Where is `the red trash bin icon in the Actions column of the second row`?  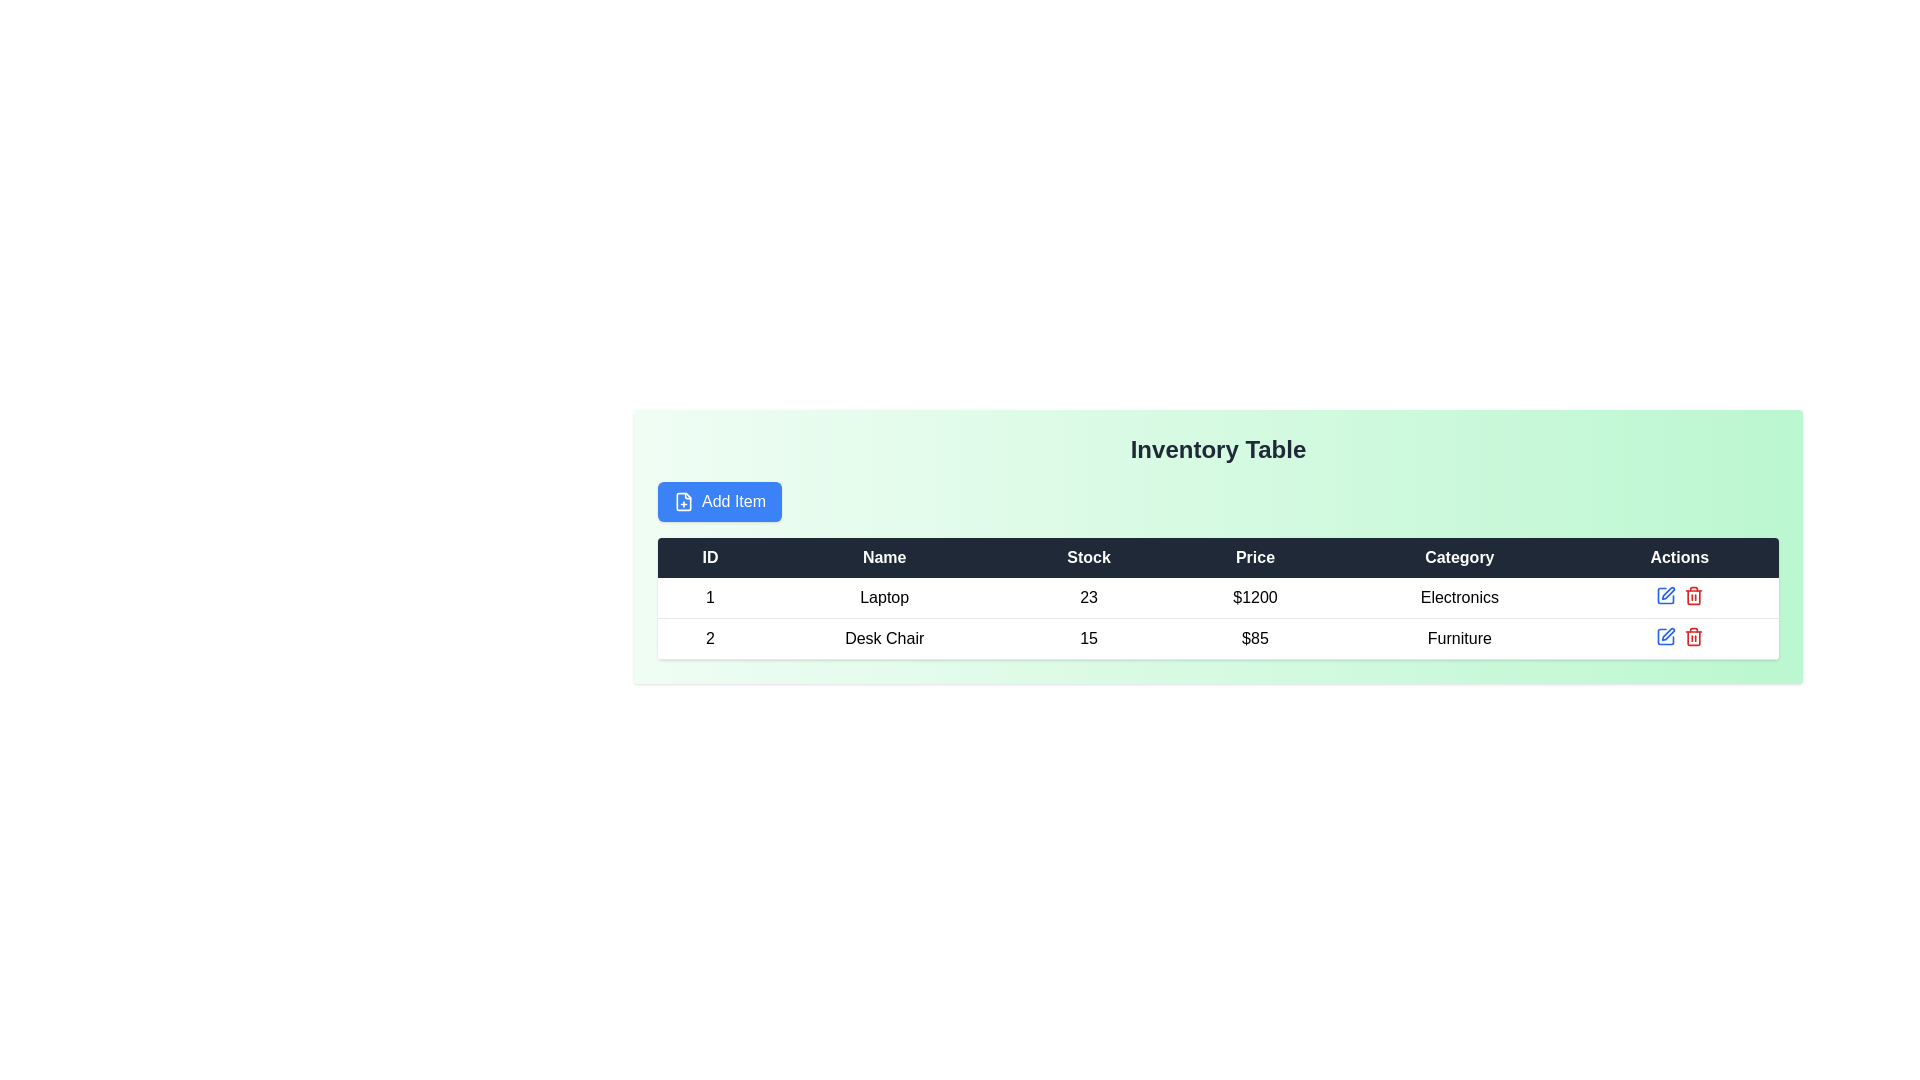
the red trash bin icon in the Actions column of the second row is located at coordinates (1692, 636).